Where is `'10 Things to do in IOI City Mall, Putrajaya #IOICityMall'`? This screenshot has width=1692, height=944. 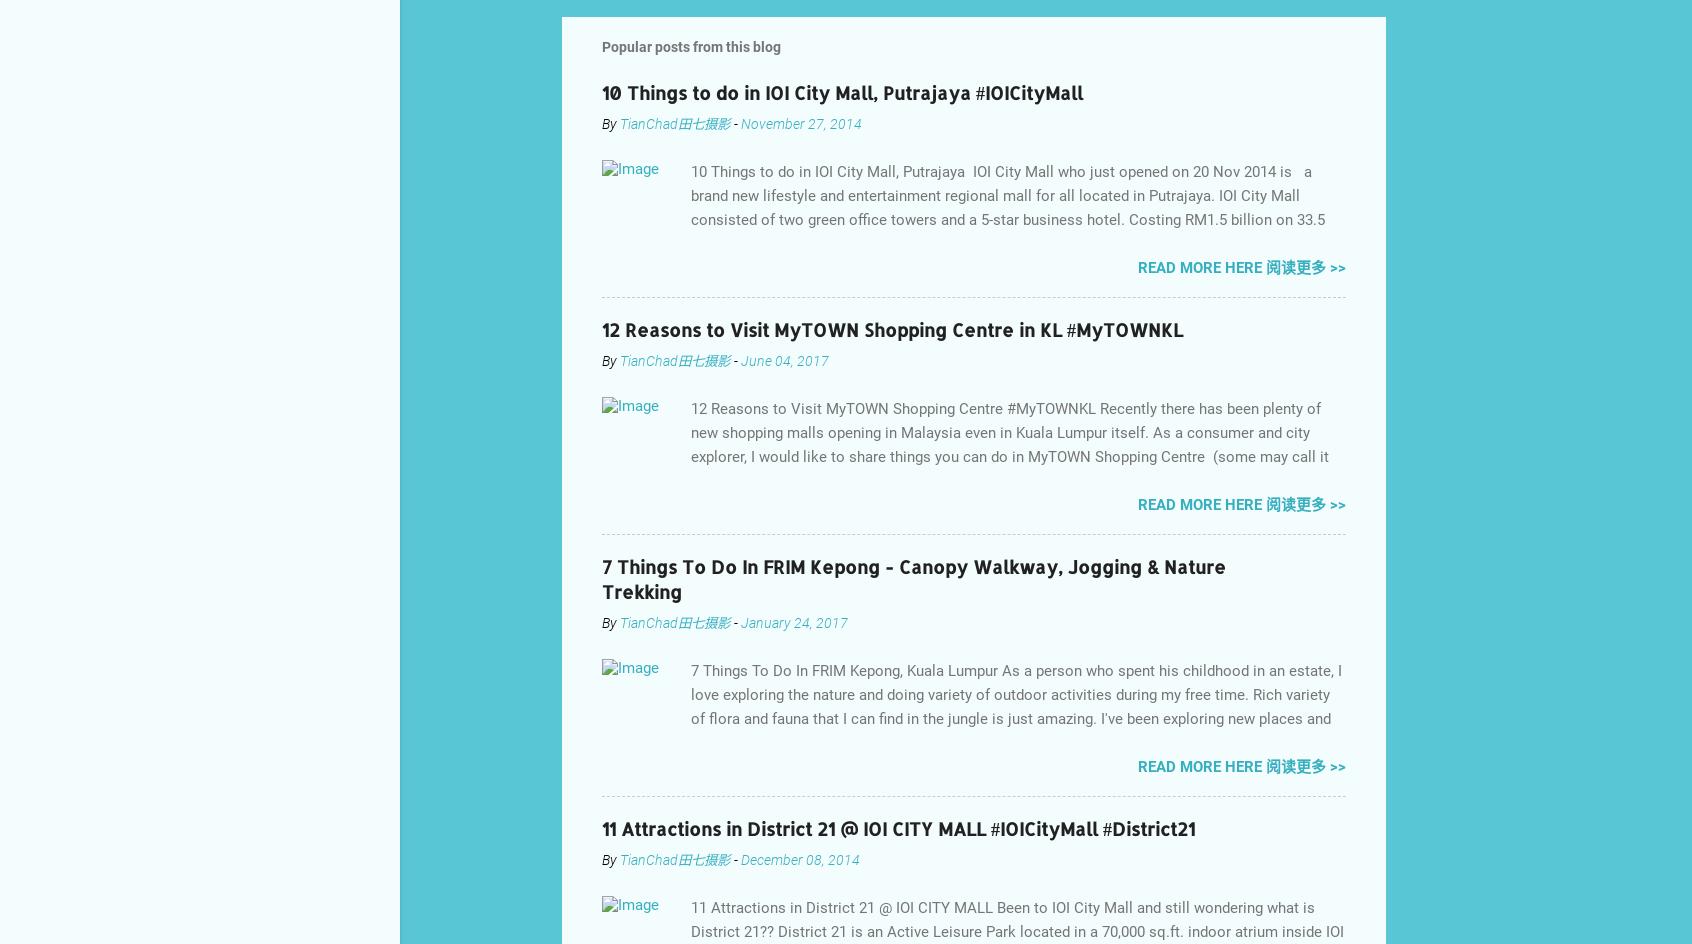
'10 Things to do in IOI City Mall, Putrajaya #IOICityMall' is located at coordinates (842, 90).